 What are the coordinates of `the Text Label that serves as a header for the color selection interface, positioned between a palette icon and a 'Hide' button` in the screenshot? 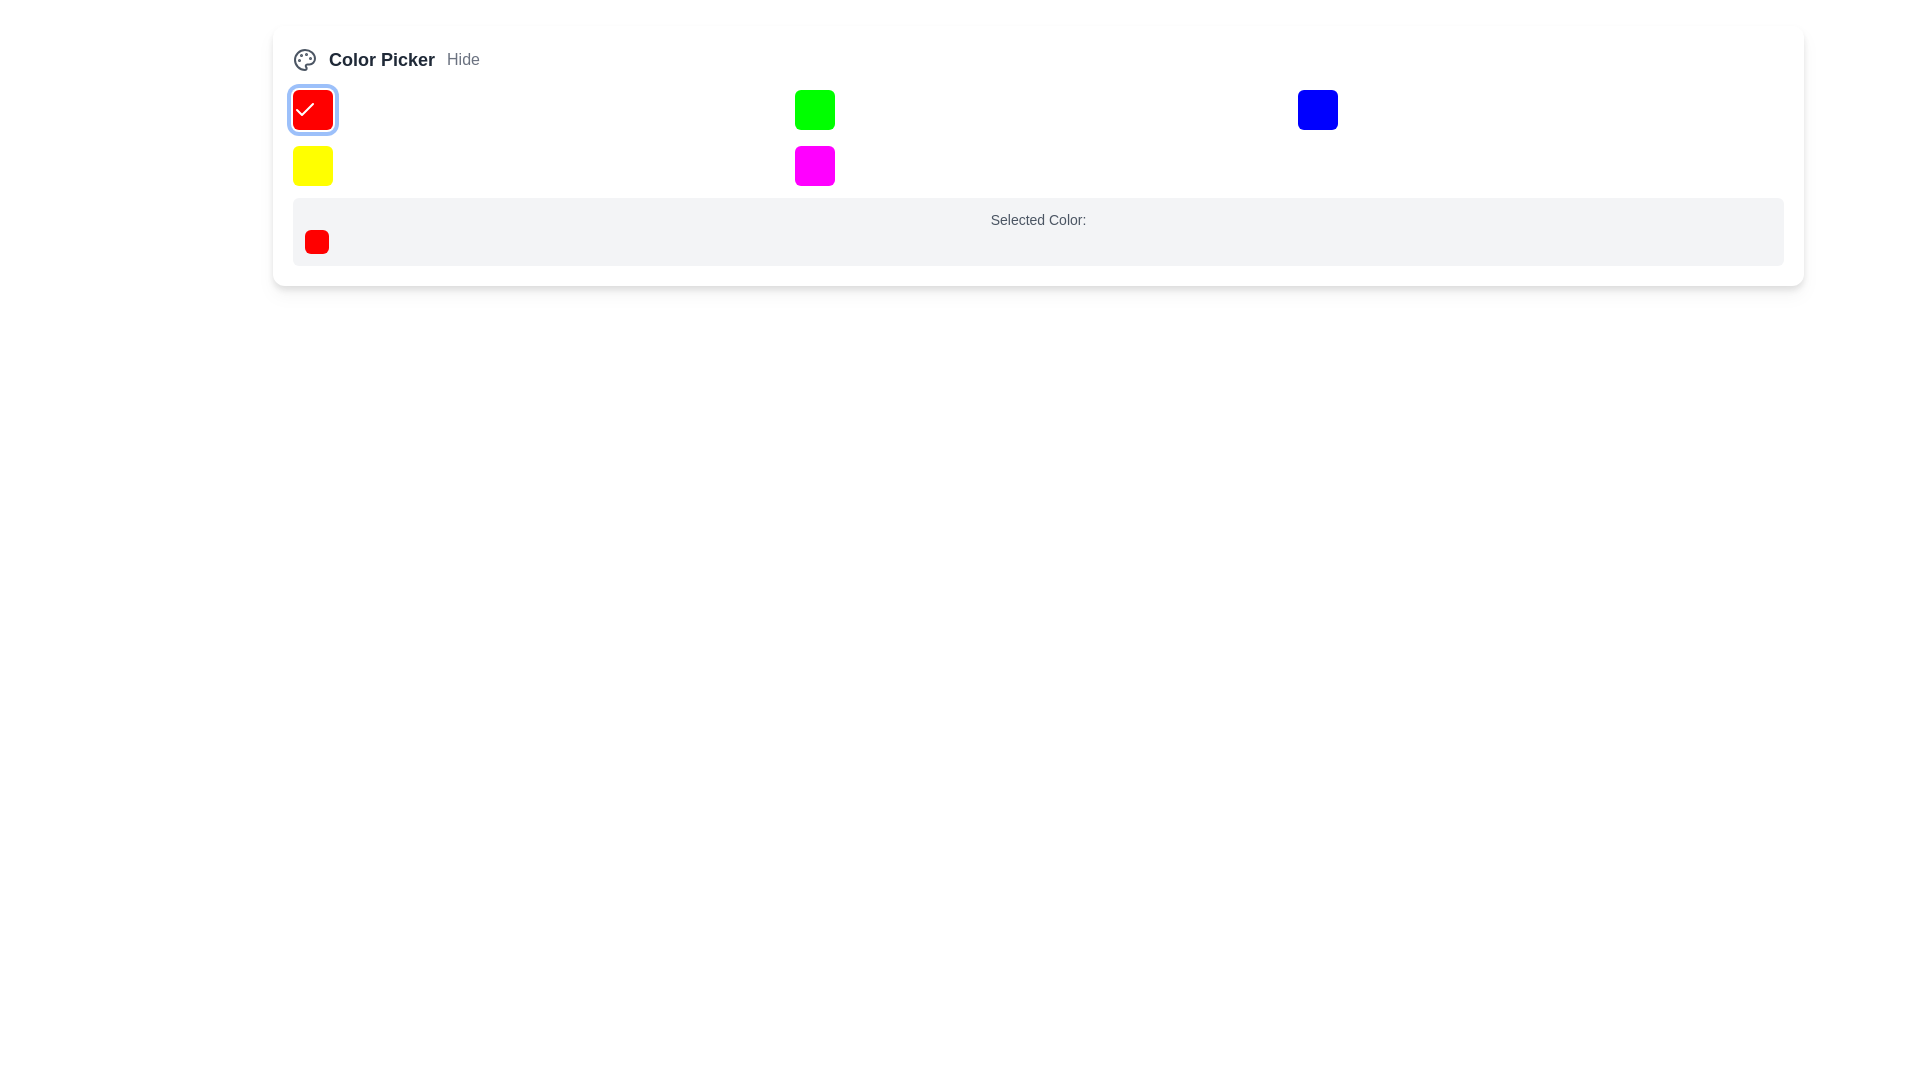 It's located at (382, 59).